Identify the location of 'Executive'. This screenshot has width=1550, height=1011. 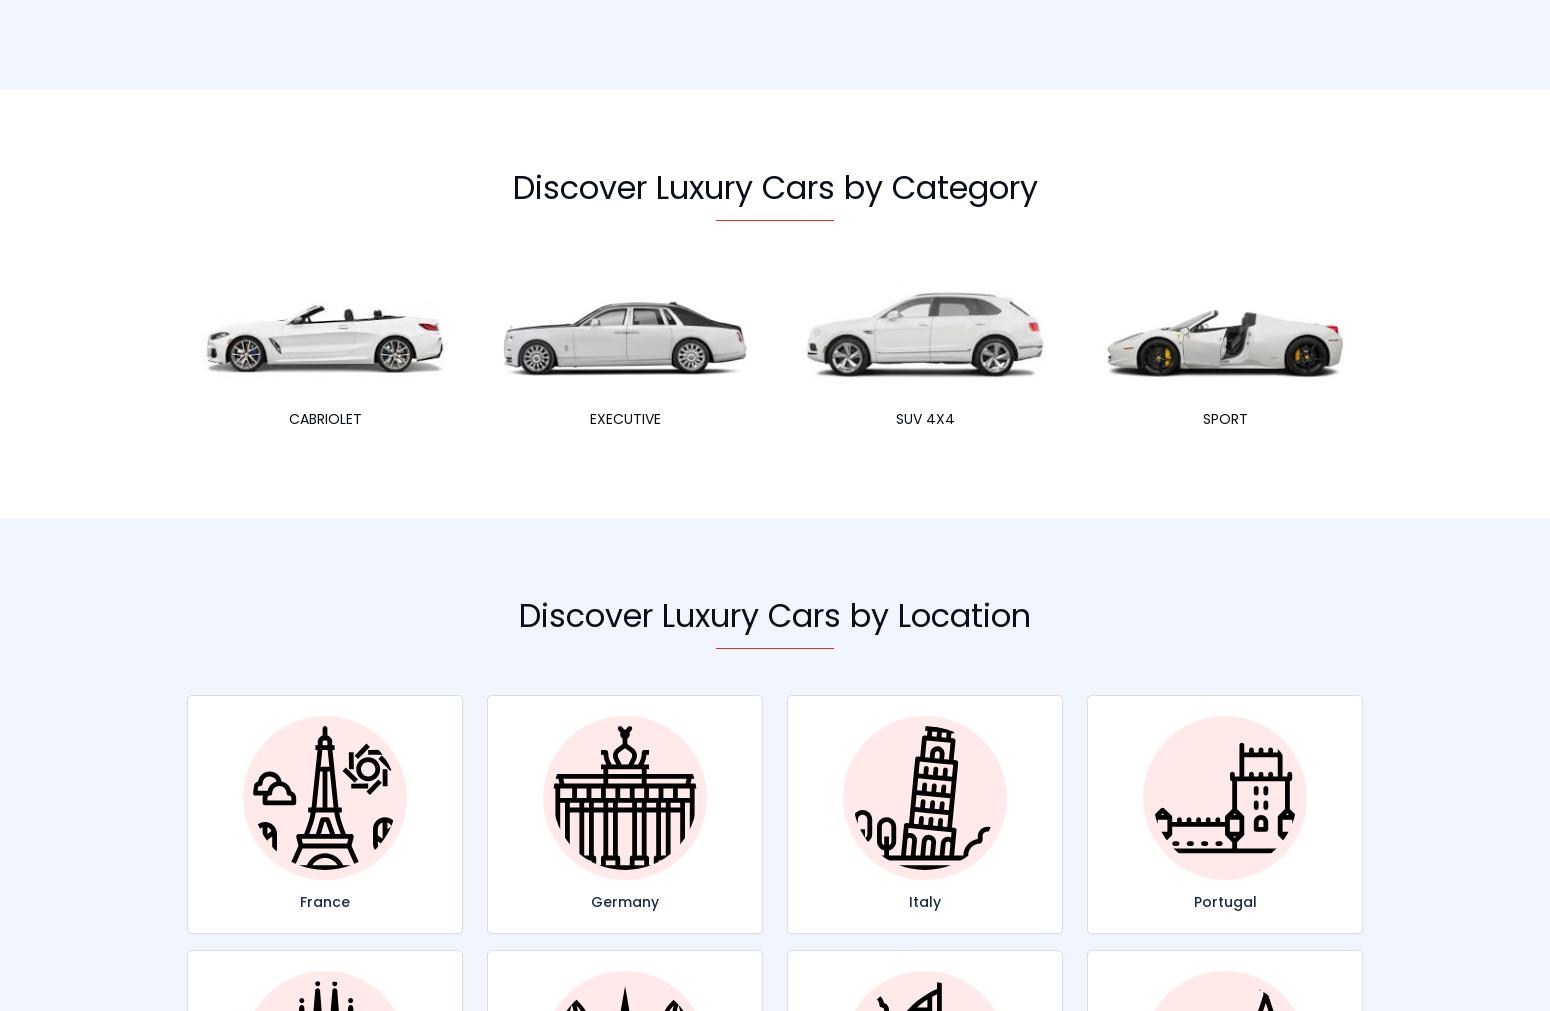
(589, 417).